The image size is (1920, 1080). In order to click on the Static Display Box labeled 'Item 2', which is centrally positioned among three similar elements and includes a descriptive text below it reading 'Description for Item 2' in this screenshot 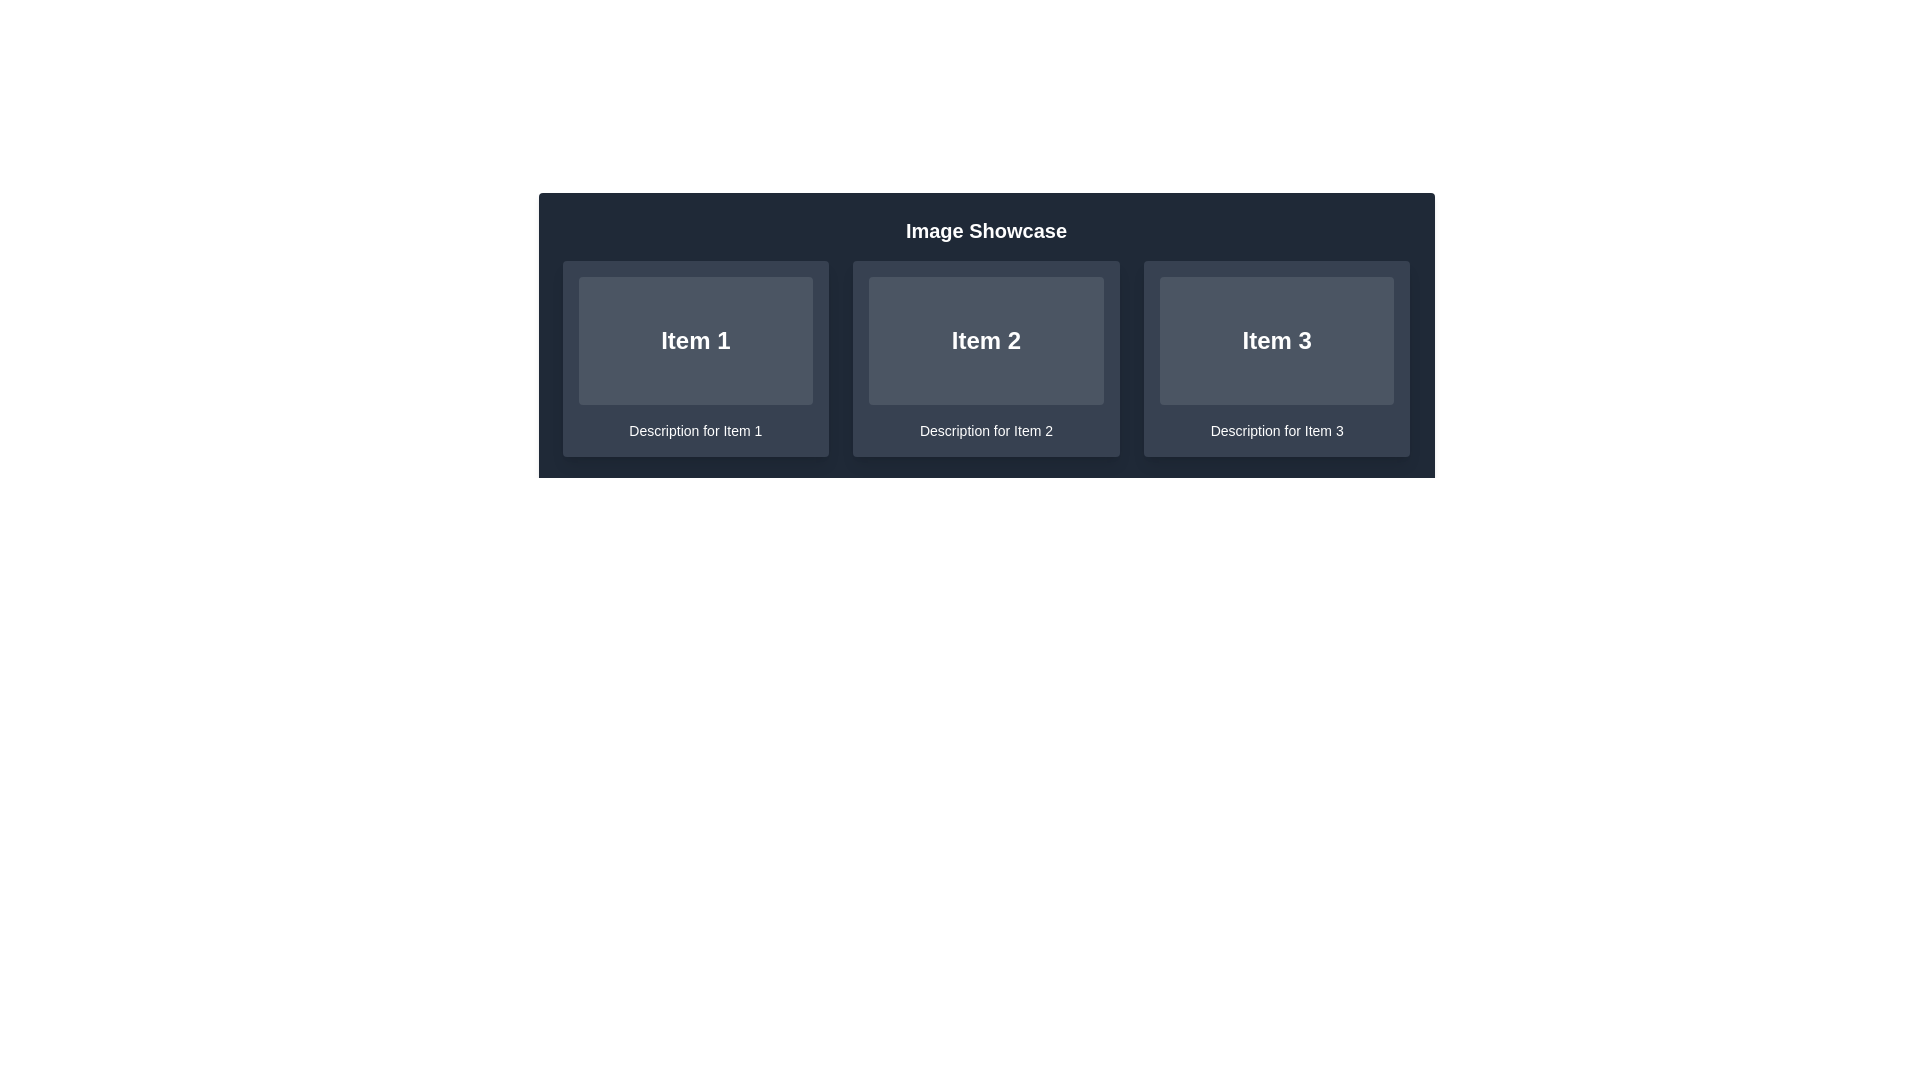, I will do `click(986, 339)`.